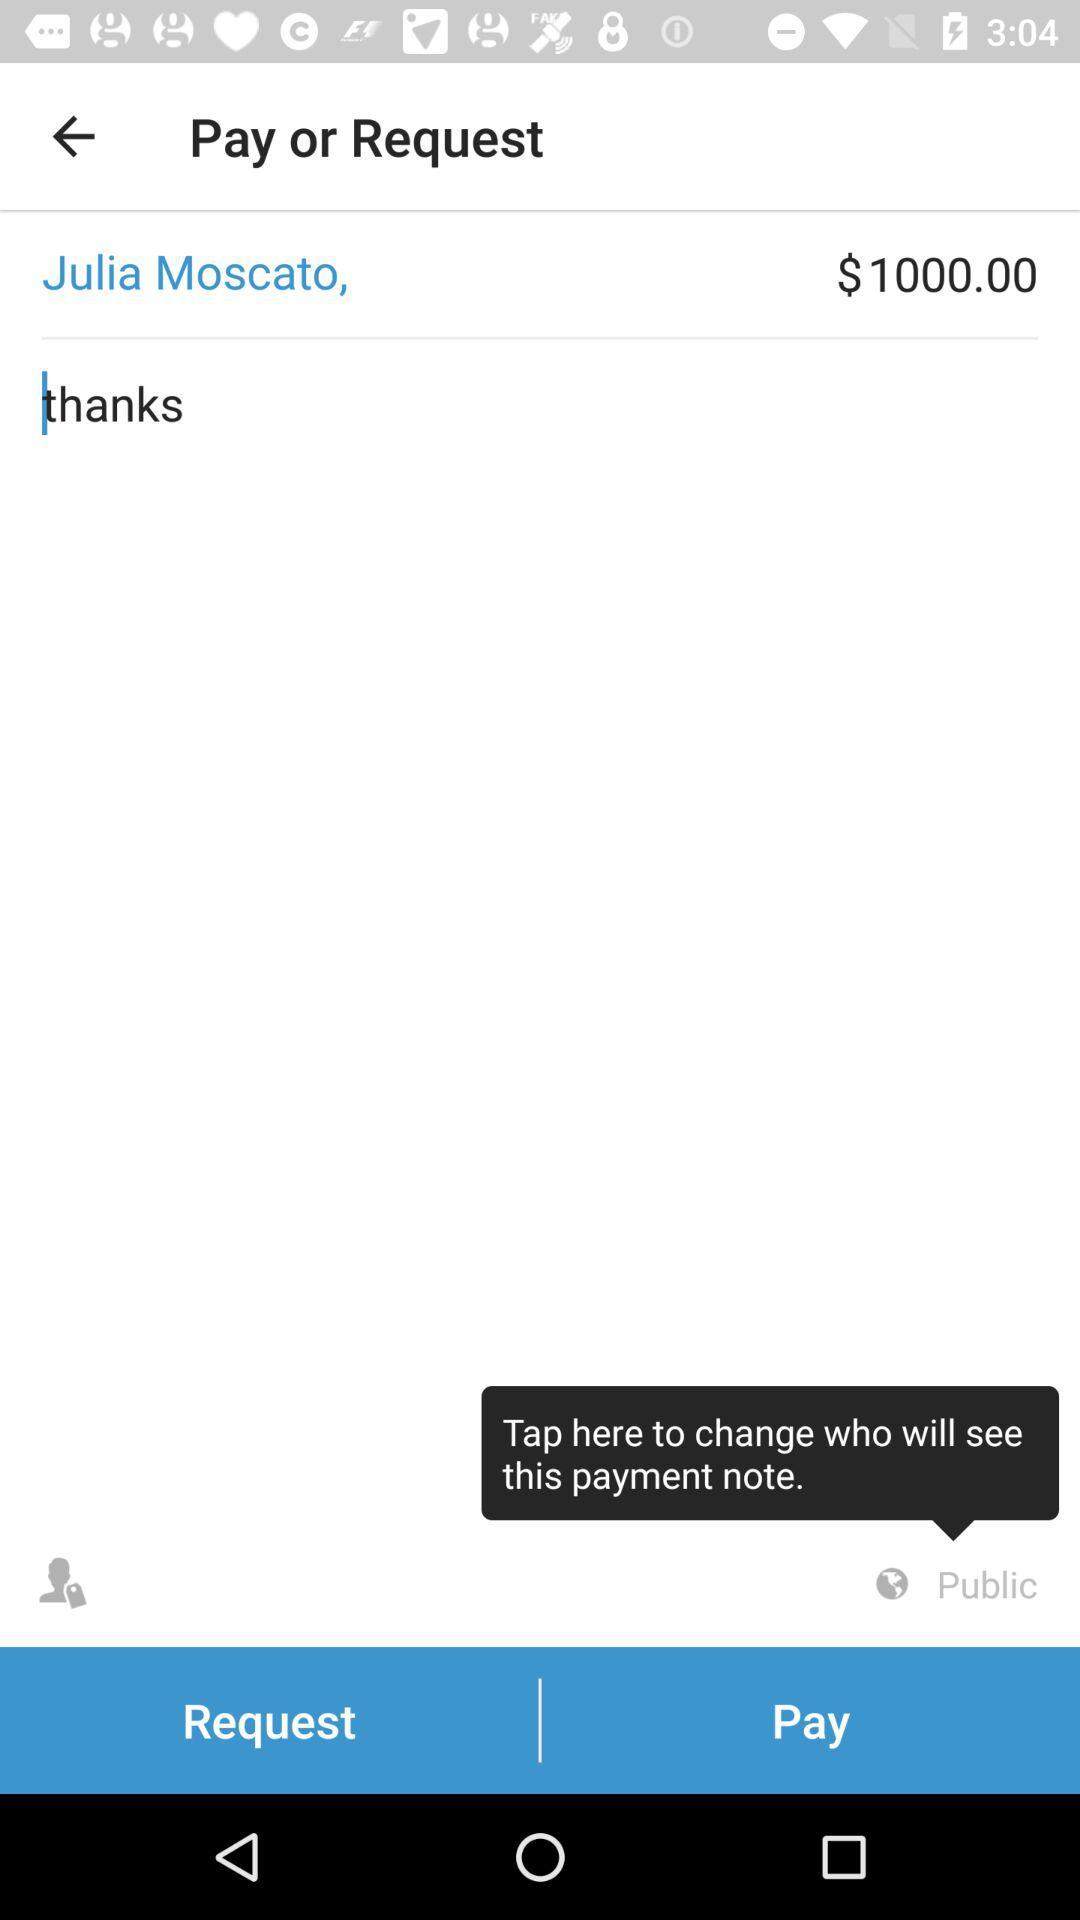  Describe the element at coordinates (72, 135) in the screenshot. I see `the item next to pay or request app` at that location.